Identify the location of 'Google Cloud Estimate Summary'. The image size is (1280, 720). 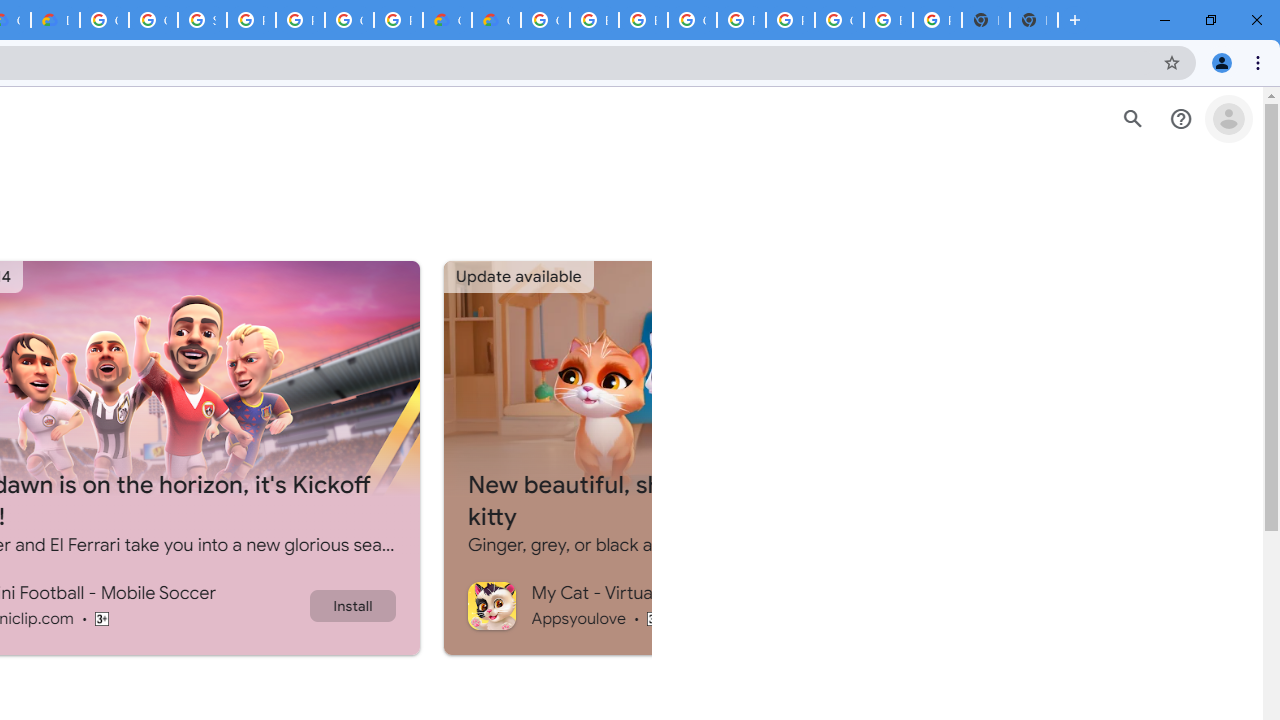
(496, 20).